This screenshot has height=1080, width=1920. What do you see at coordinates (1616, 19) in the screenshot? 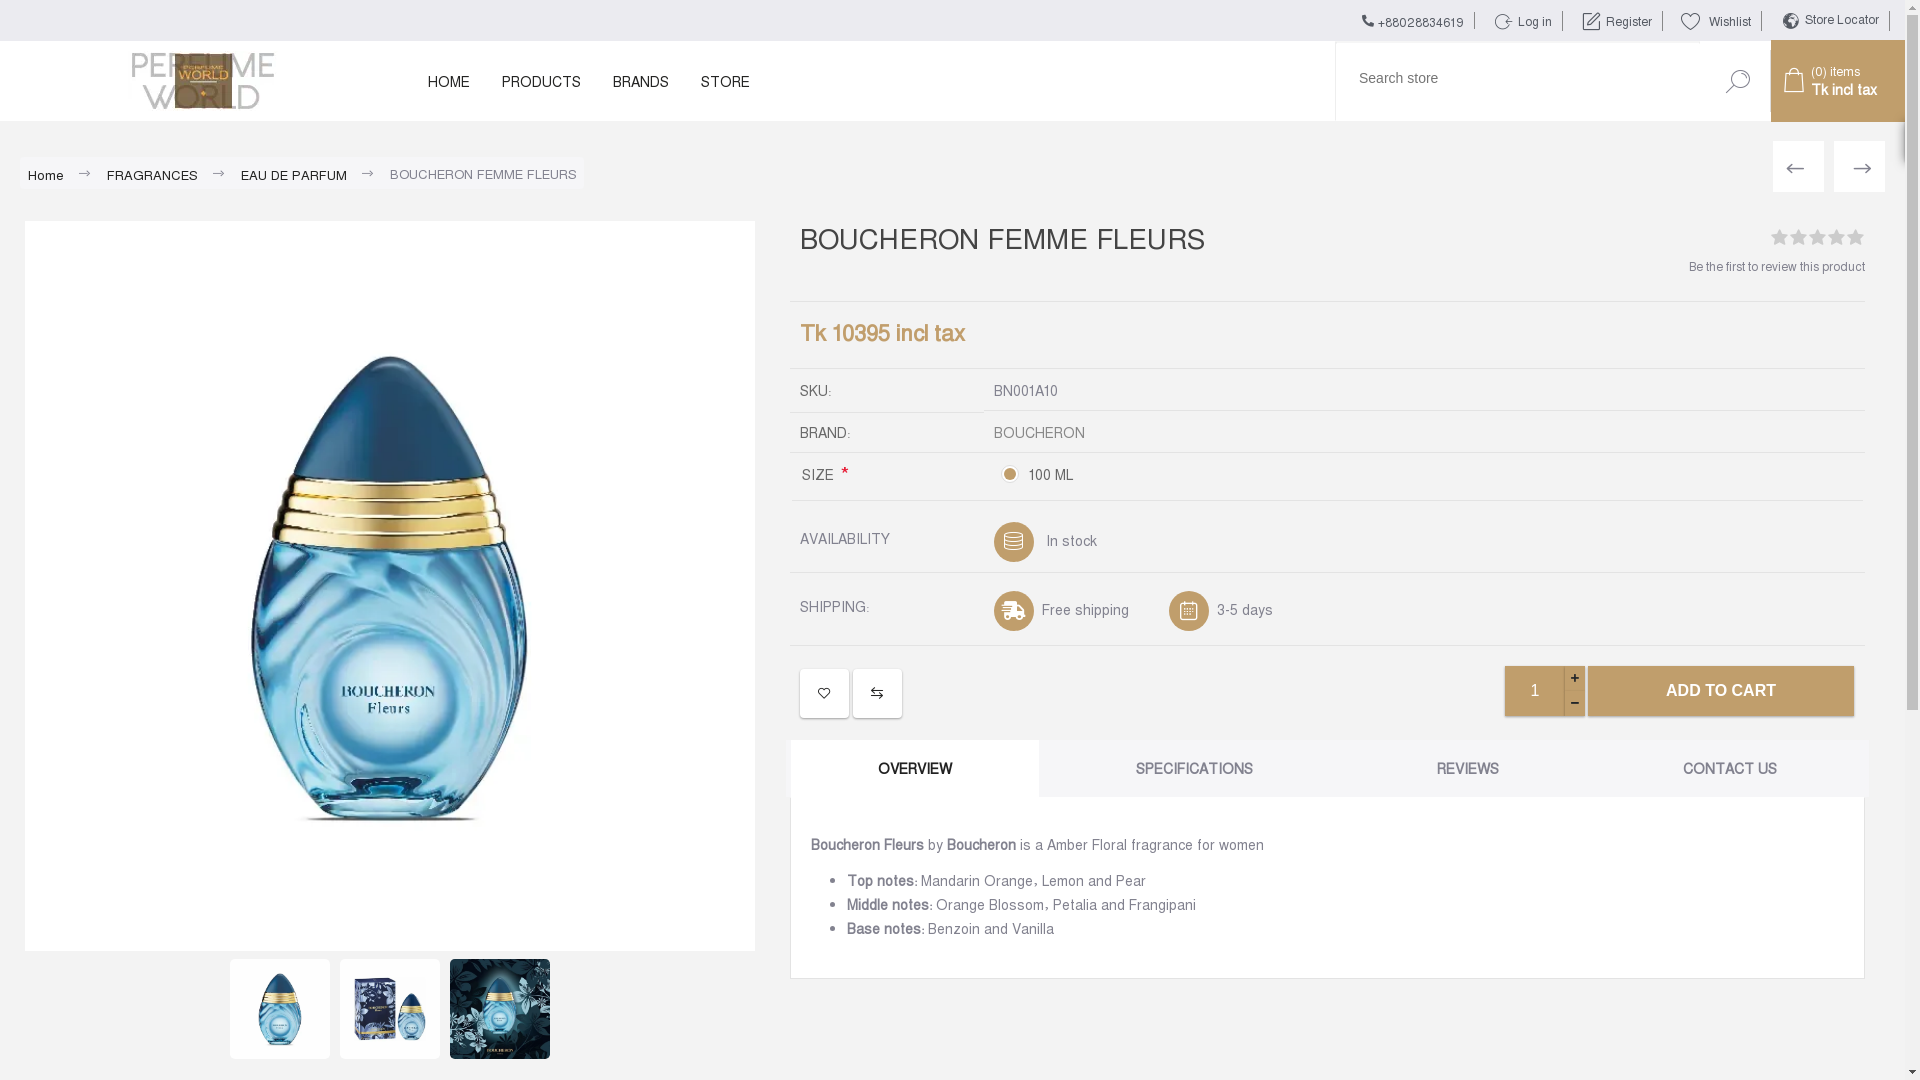
I see `'Register'` at bounding box center [1616, 19].